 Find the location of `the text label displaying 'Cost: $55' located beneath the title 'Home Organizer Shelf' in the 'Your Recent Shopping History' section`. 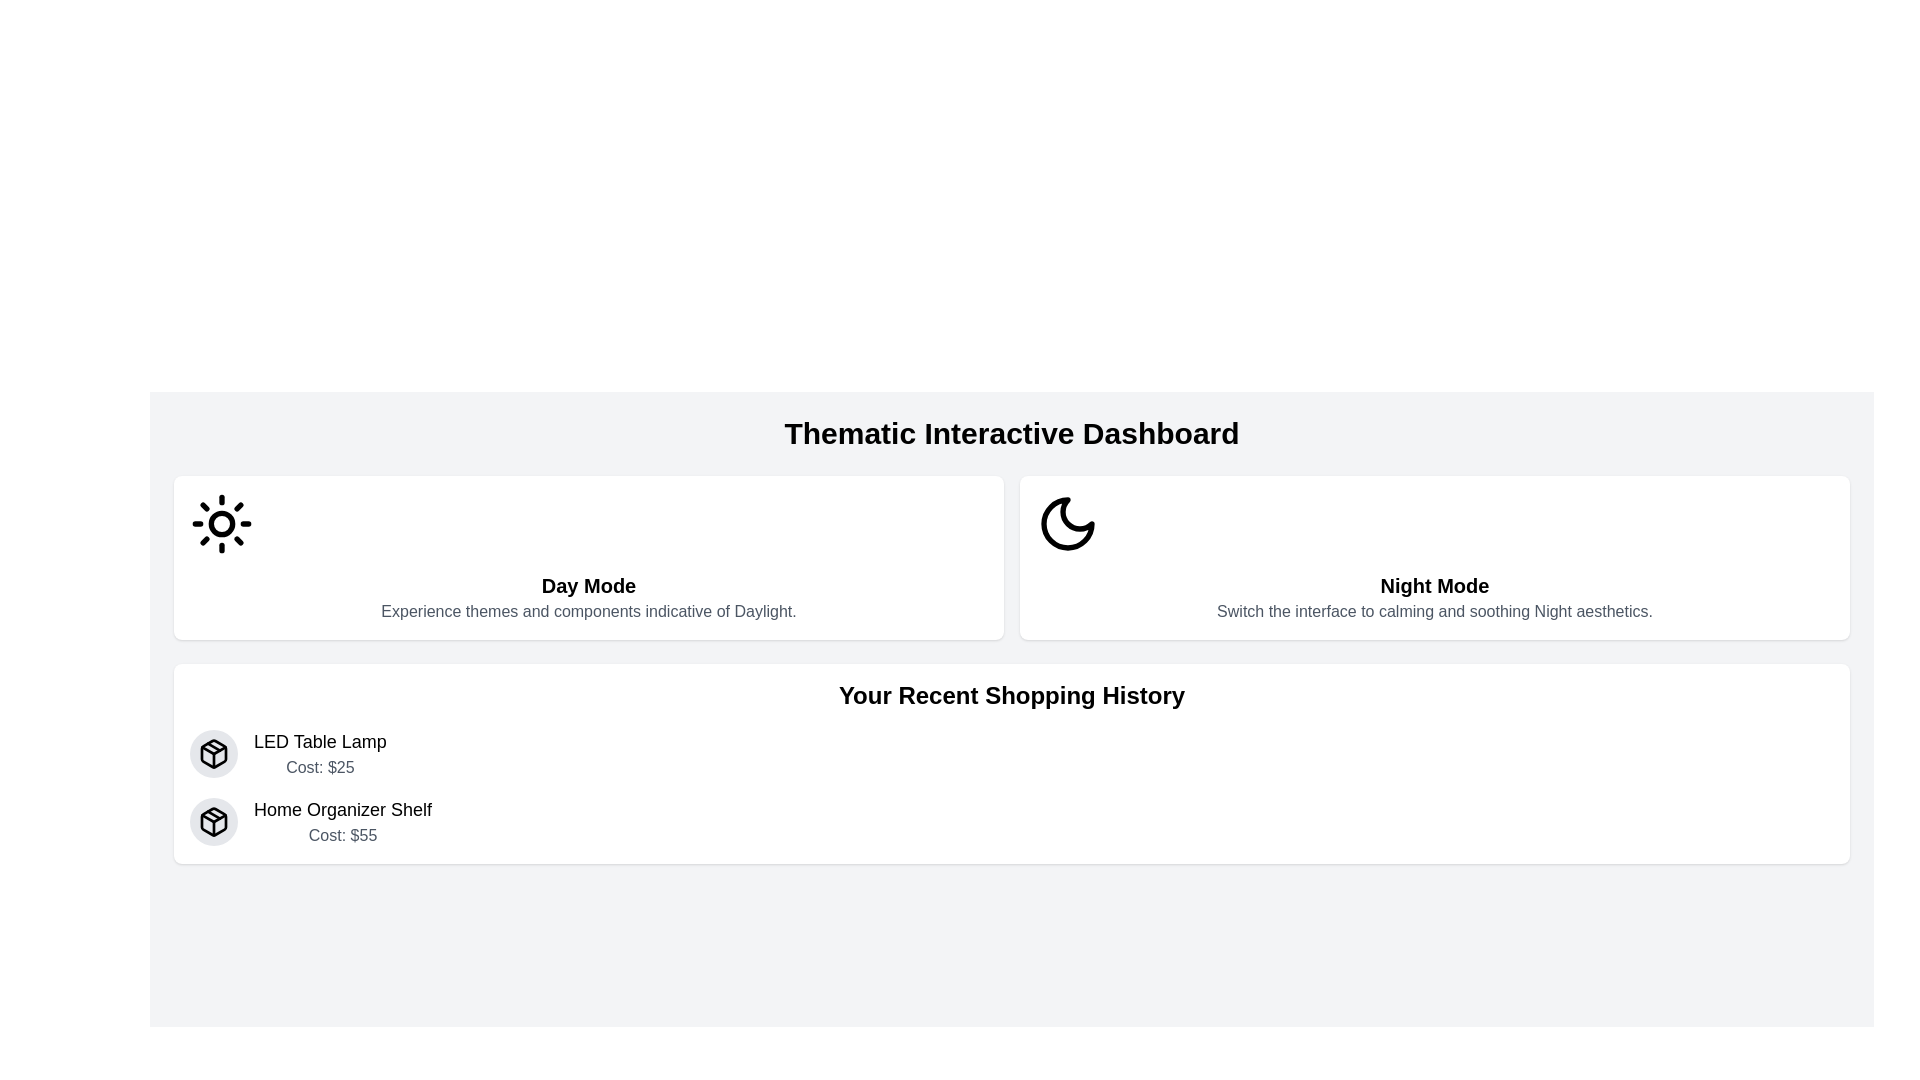

the text label displaying 'Cost: $55' located beneath the title 'Home Organizer Shelf' in the 'Your Recent Shopping History' section is located at coordinates (343, 836).